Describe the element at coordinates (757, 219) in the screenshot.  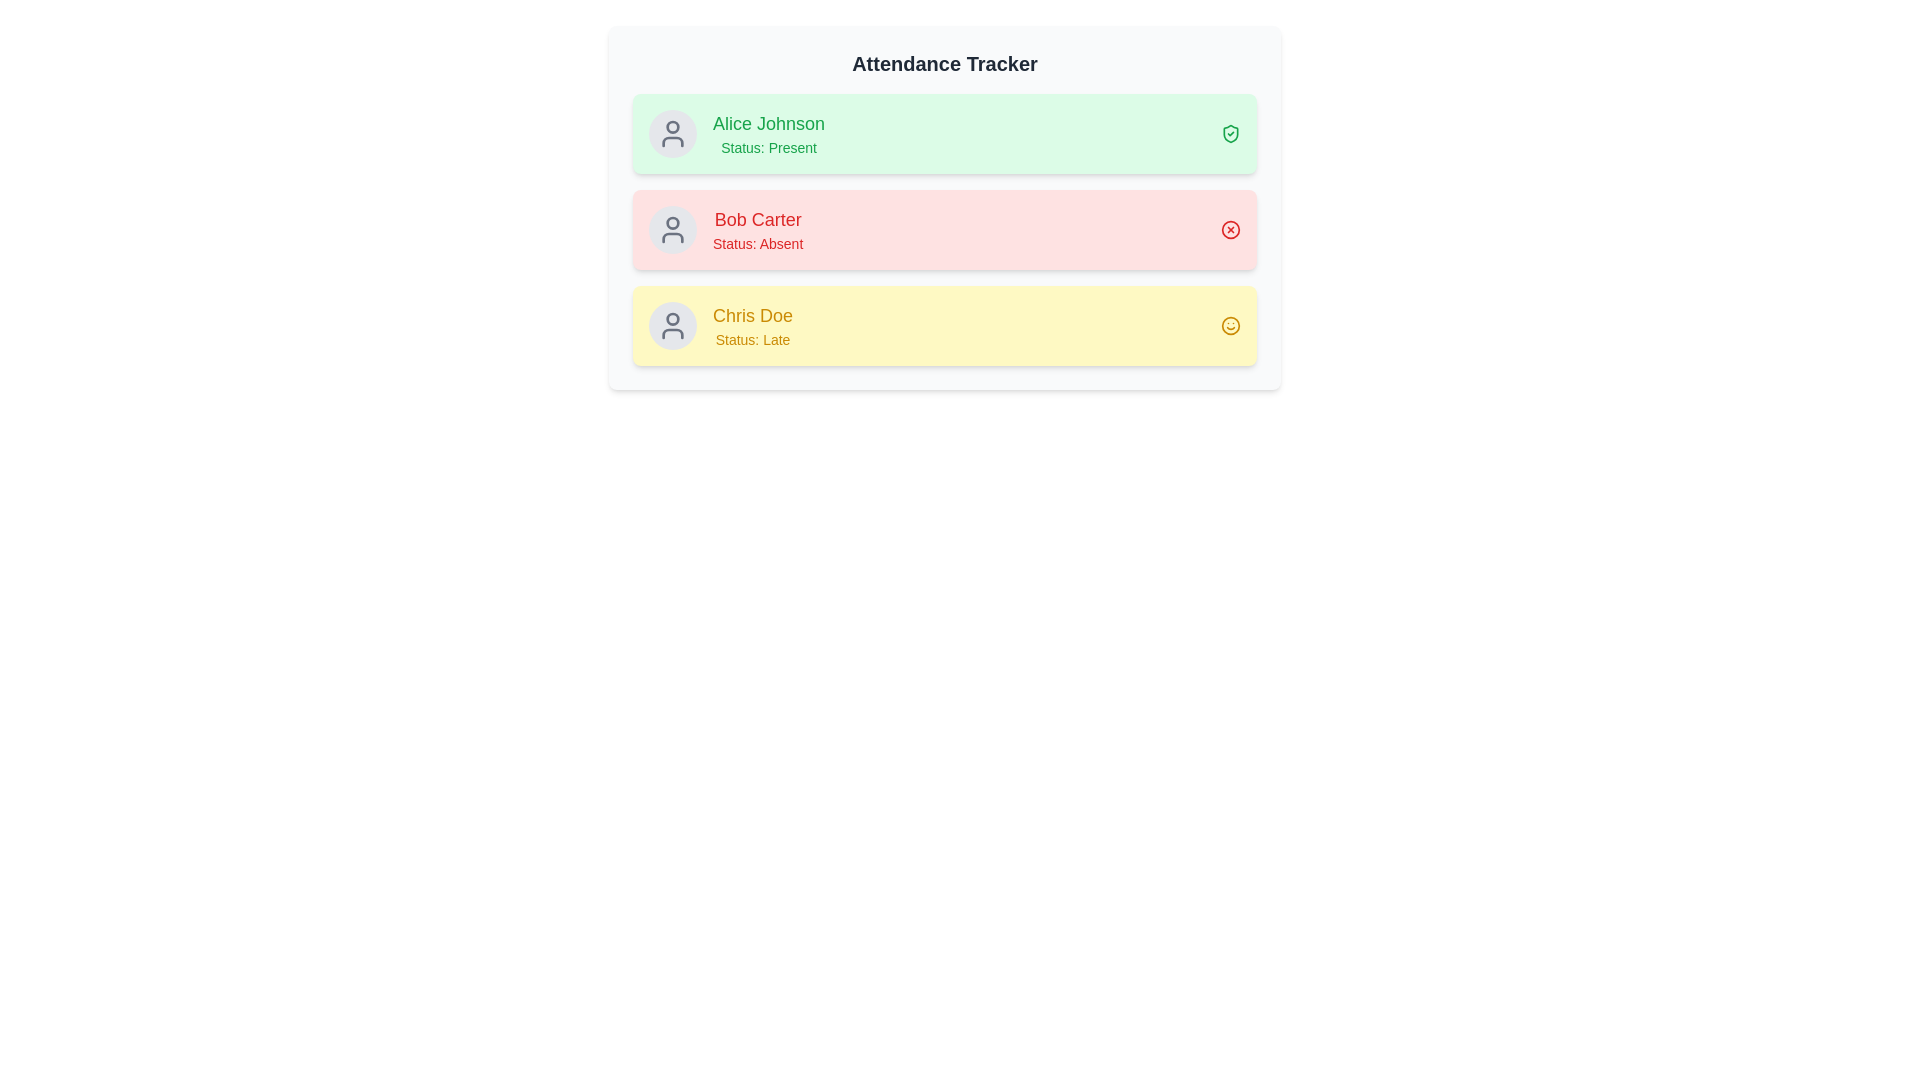
I see `the text label identifying 'Bob Carter' in the attendance tracking interface, which is positioned in the second row above 'Status: Absent'` at that location.